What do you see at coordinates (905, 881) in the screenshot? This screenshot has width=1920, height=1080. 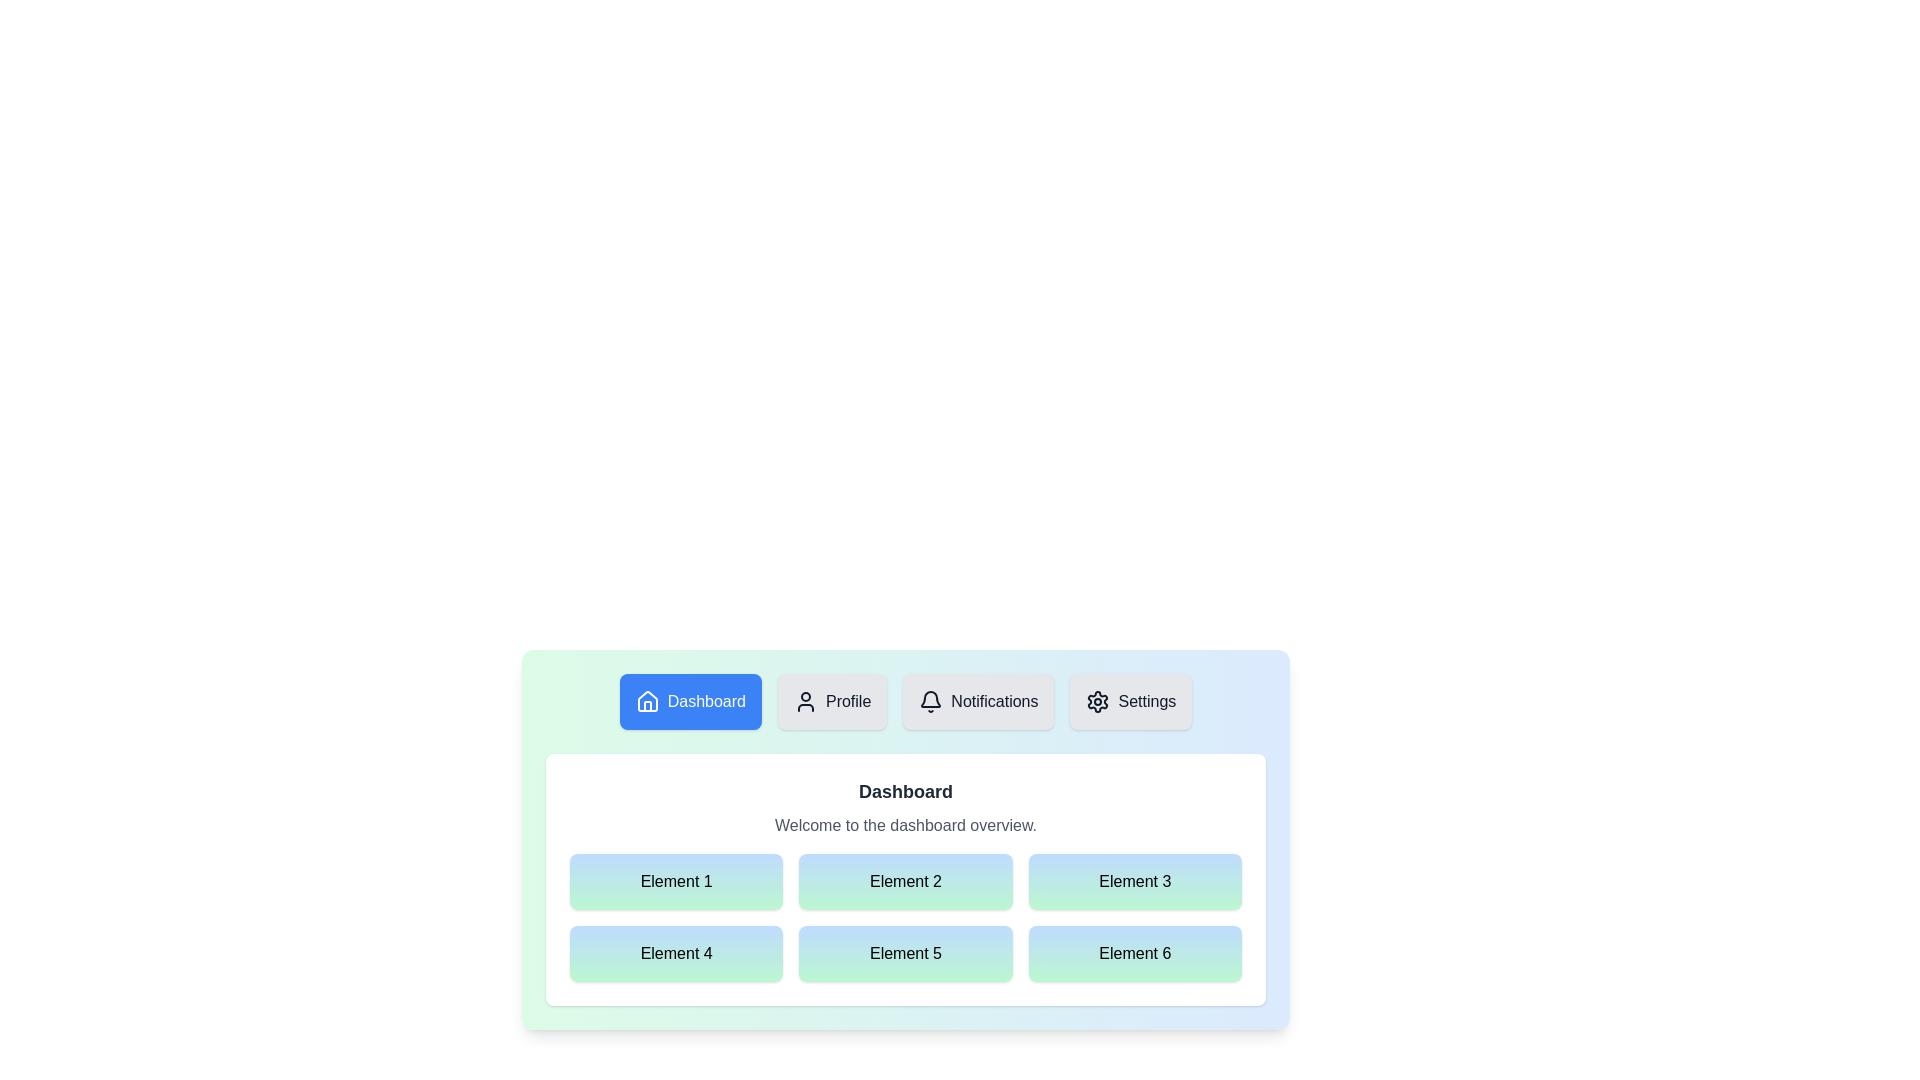 I see `the grid element labeled Element 2` at bounding box center [905, 881].